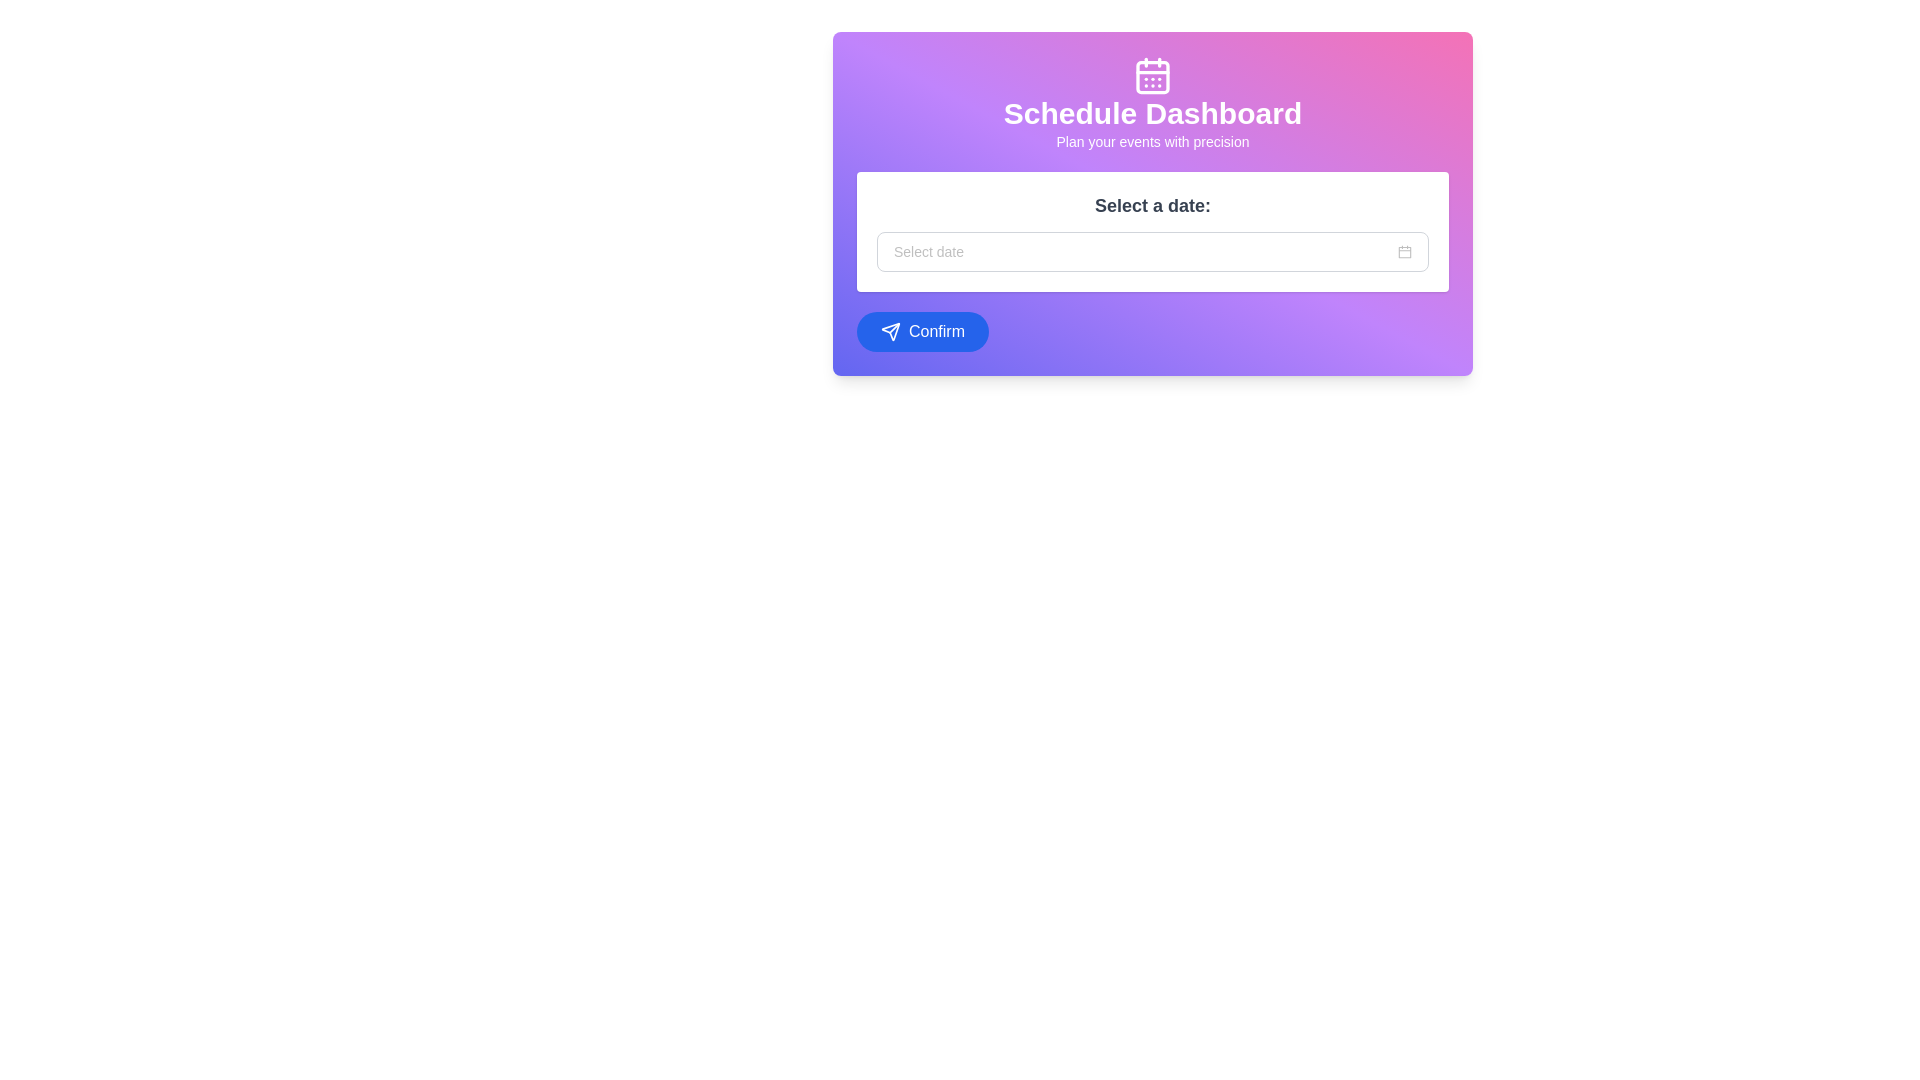 Image resolution: width=1920 pixels, height=1080 pixels. What do you see at coordinates (1404, 250) in the screenshot?
I see `the calendar icon located on the far right side of the 'Select a date' input field` at bounding box center [1404, 250].